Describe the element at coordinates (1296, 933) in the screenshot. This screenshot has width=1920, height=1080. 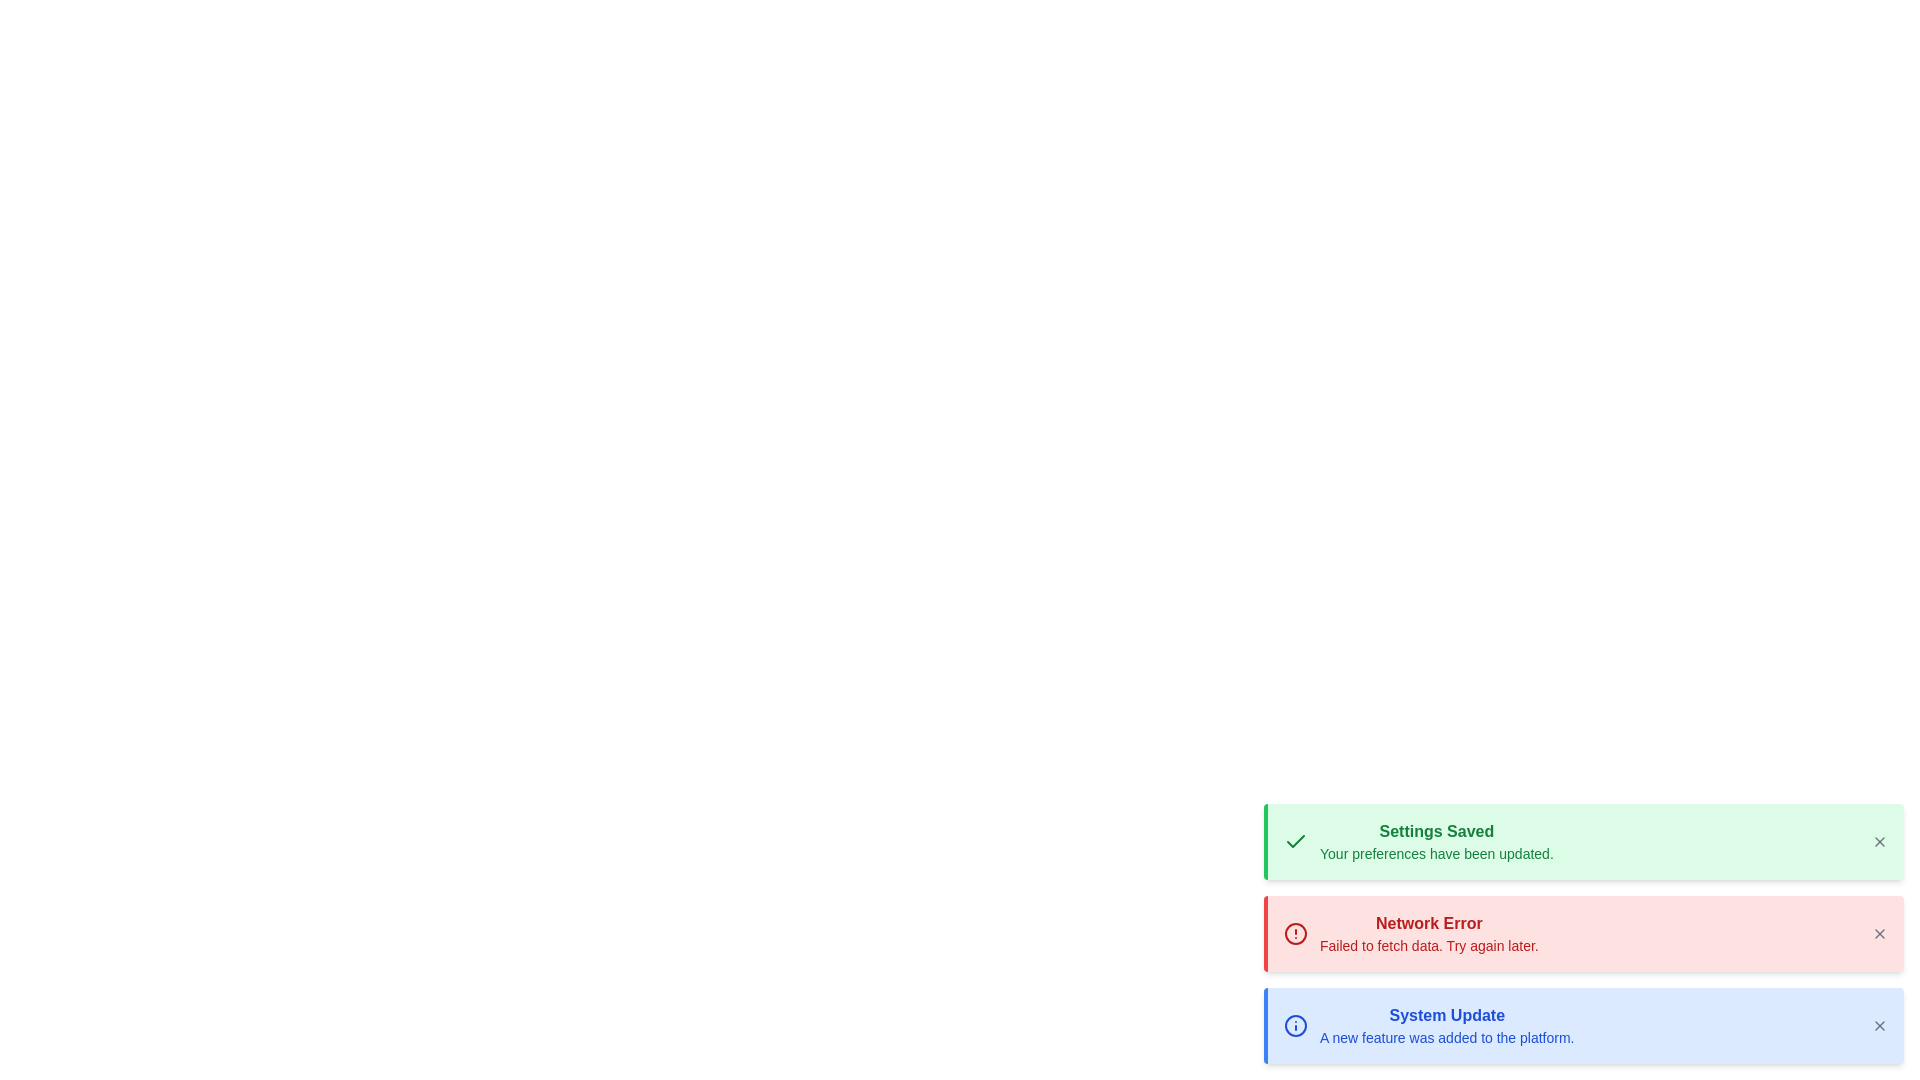
I see `the alert icon that indicates a 'Network Error' message on the red background banner` at that location.